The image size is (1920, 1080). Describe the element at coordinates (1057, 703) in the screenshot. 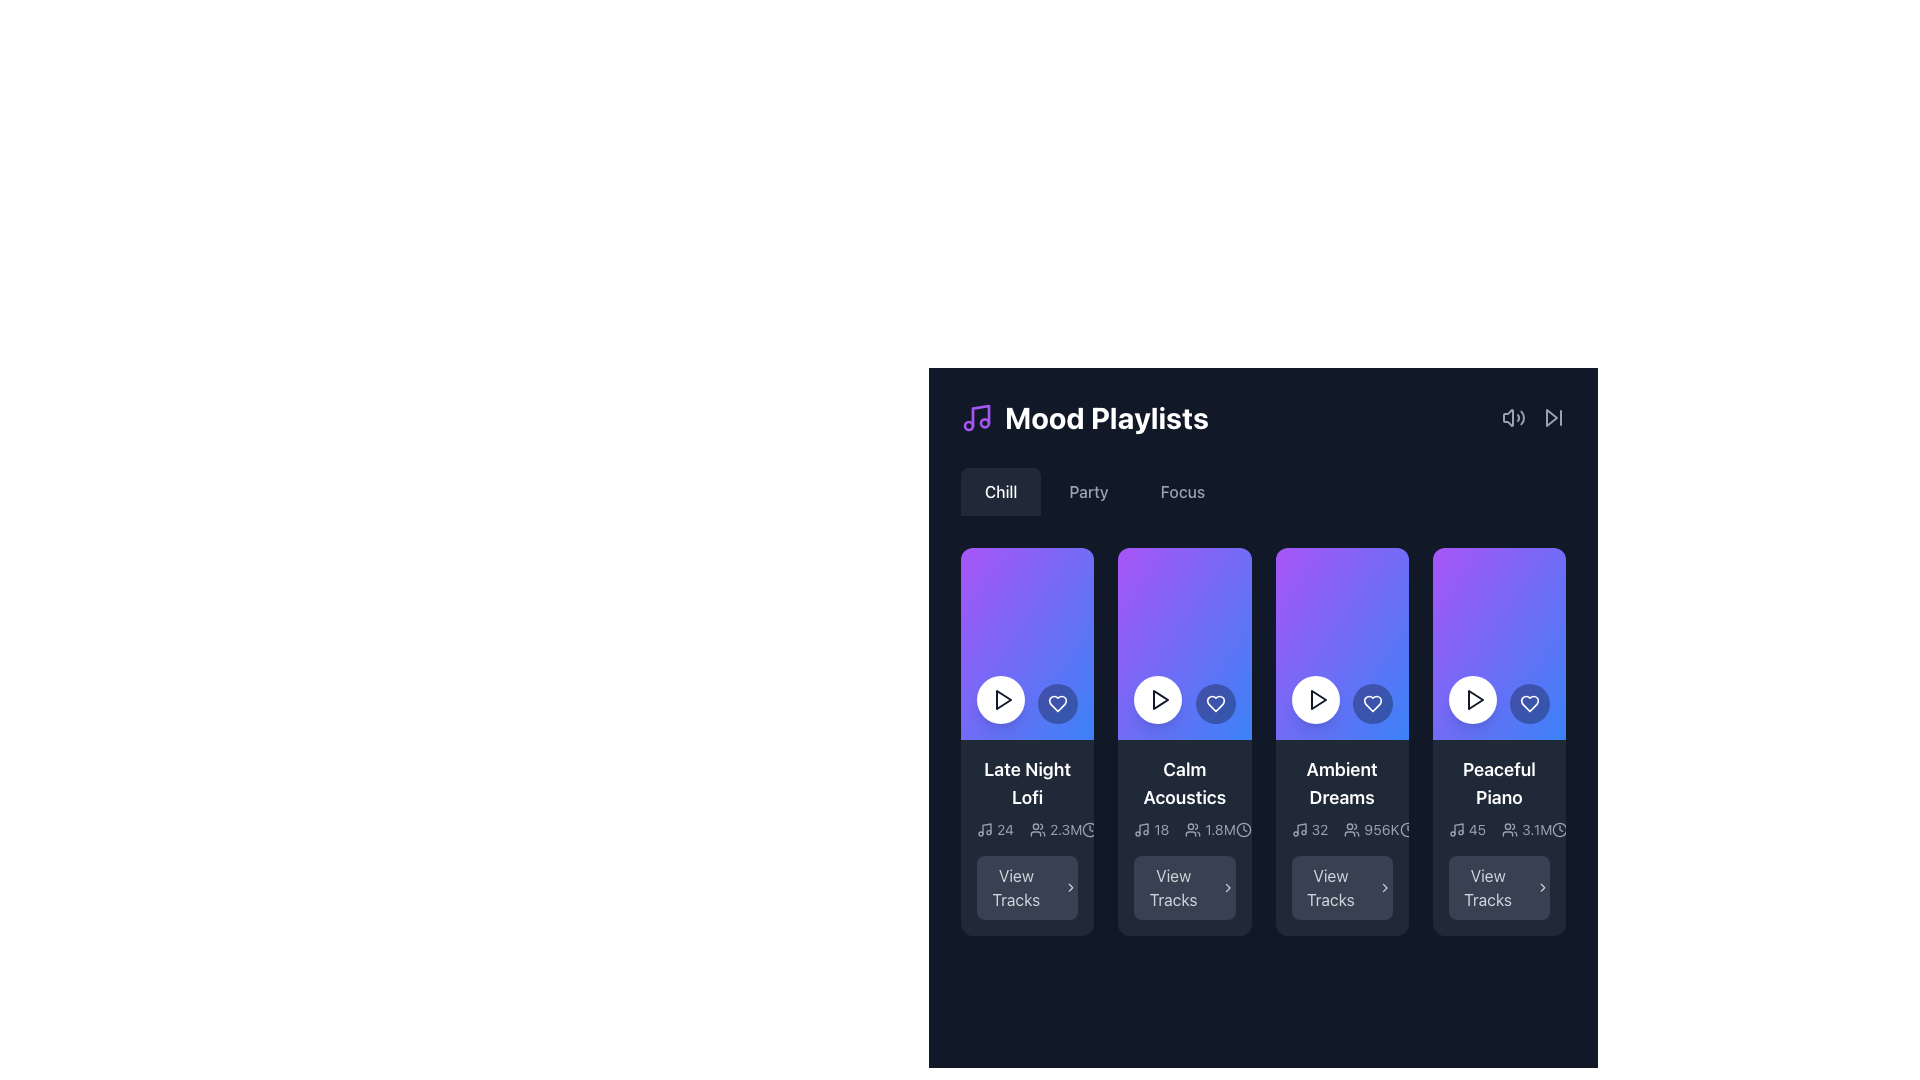

I see `the favorite icon button located in the bottom-right corner of the 'Late Night Lofi' card` at that location.